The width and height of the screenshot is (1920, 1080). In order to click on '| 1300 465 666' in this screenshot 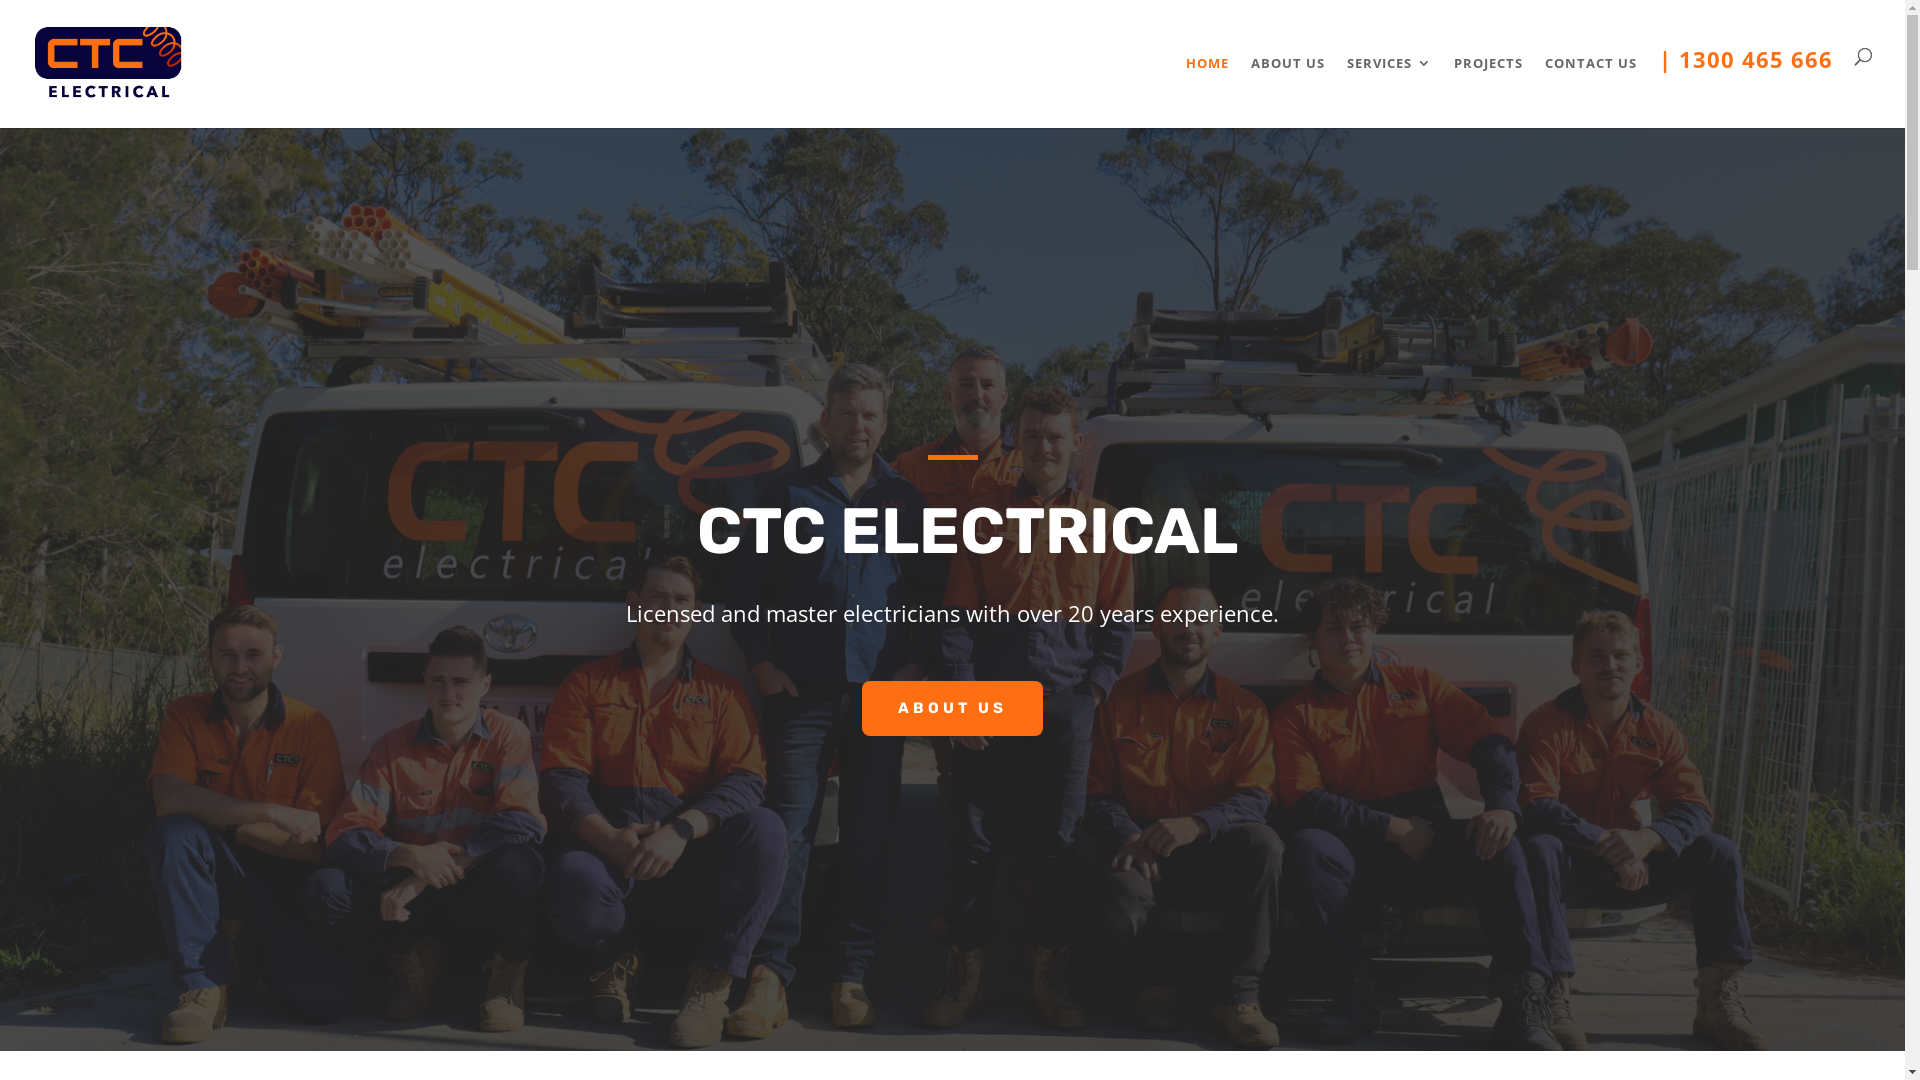, I will do `click(1659, 87)`.